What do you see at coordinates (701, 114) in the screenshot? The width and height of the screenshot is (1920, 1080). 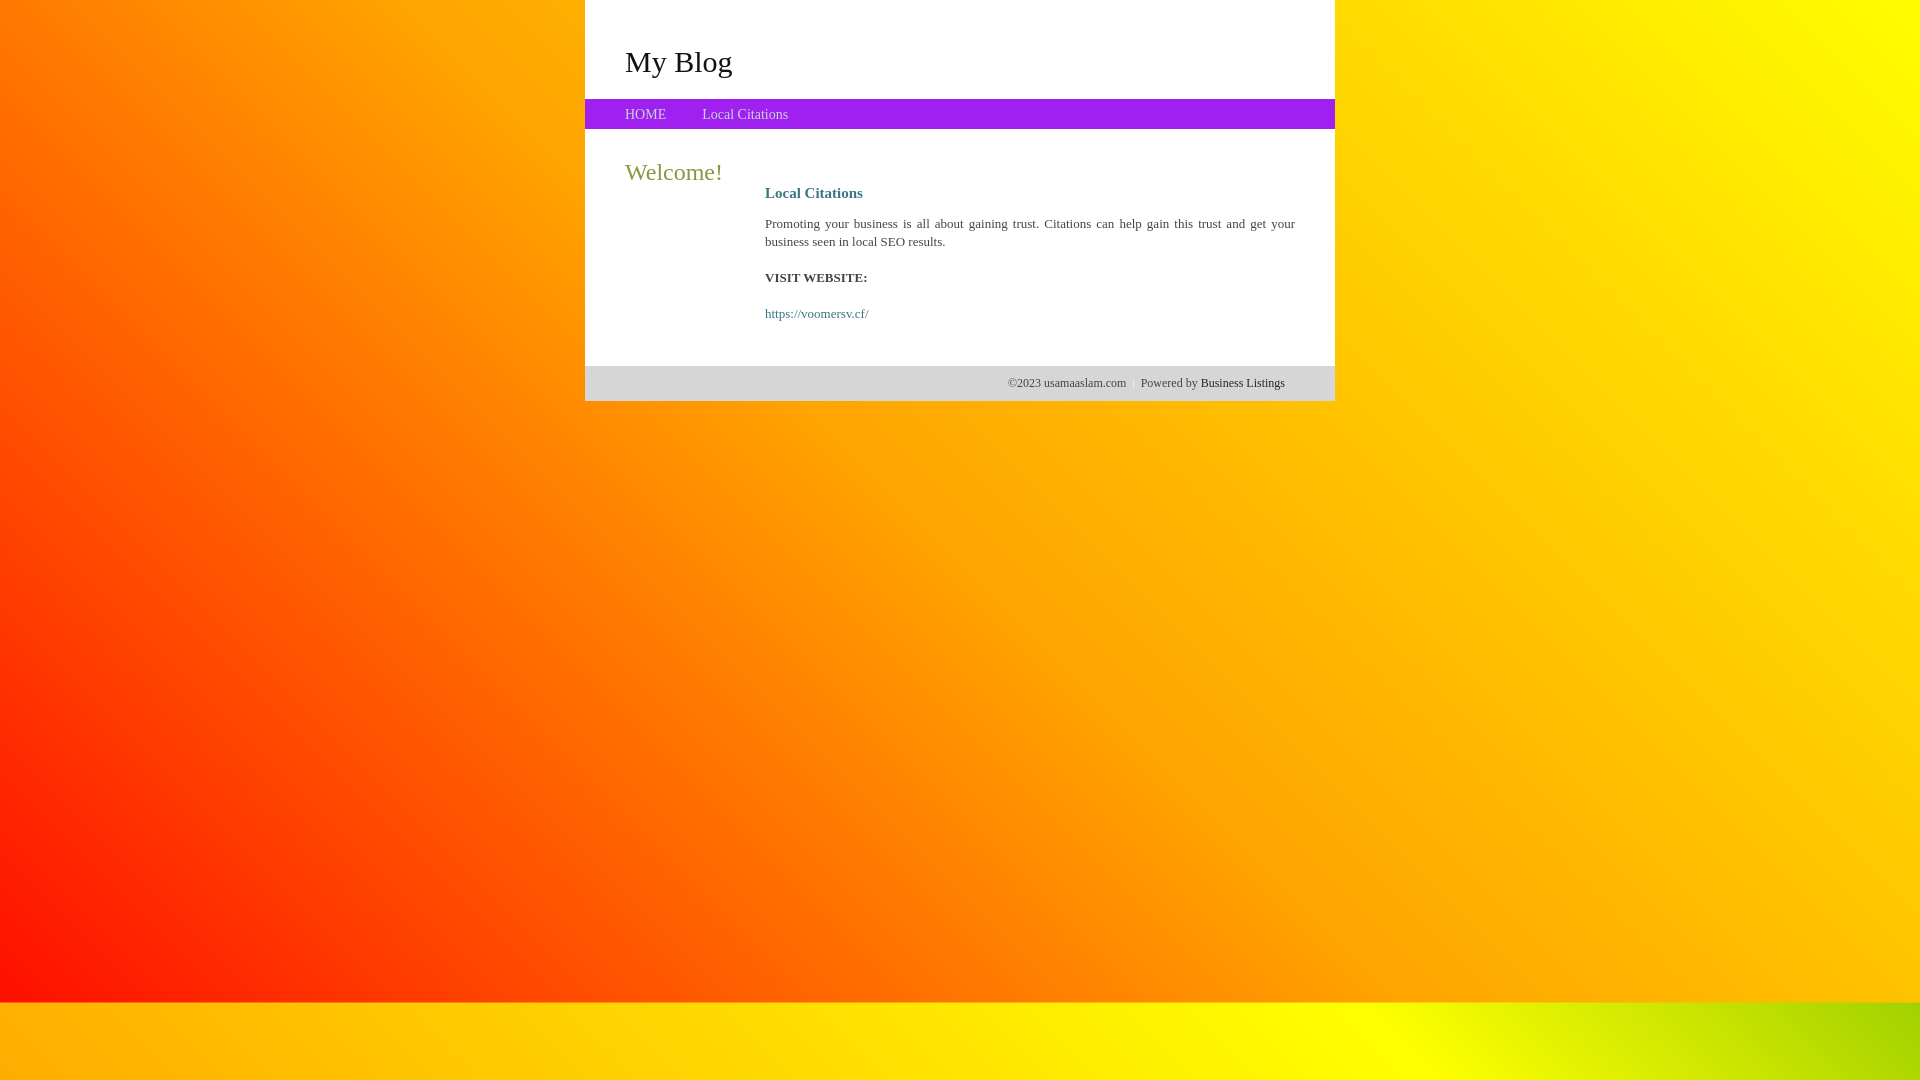 I see `'Local Citations'` at bounding box center [701, 114].